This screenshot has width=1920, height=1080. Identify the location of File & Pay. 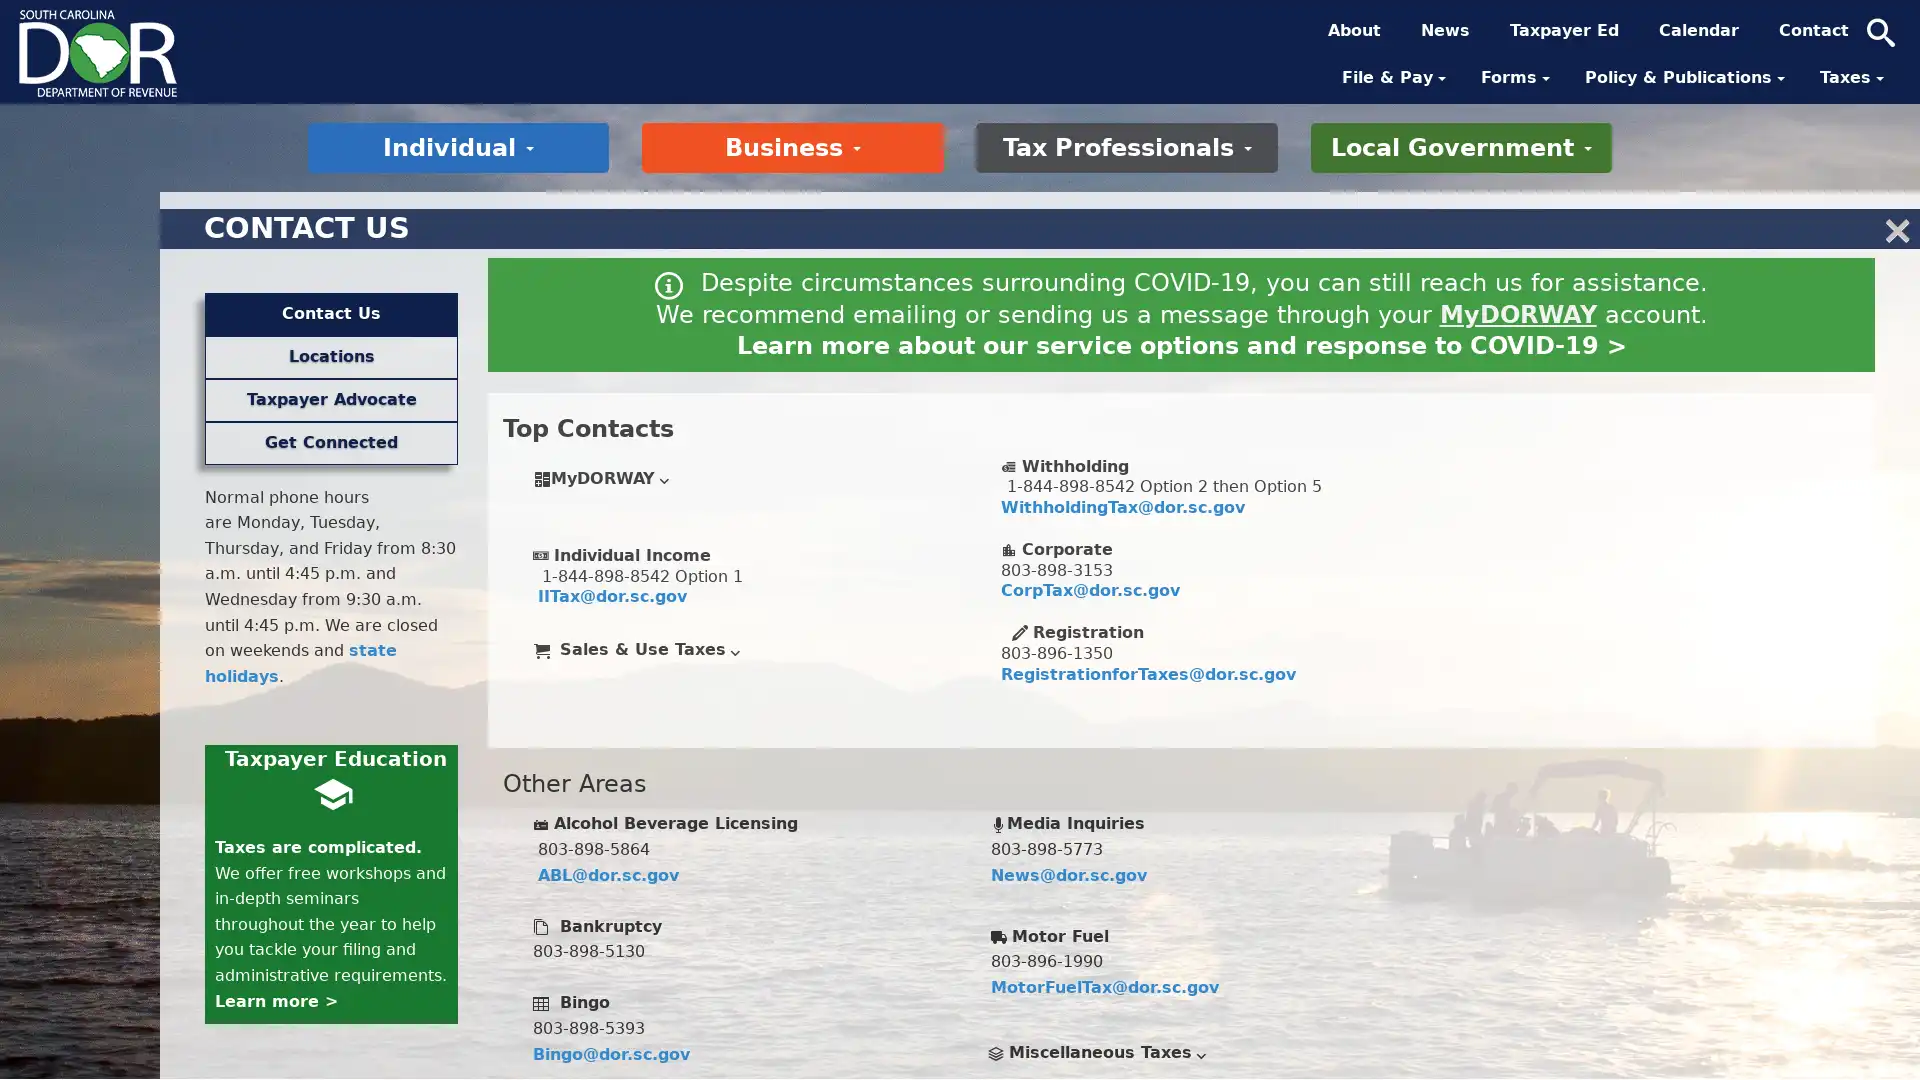
(1395, 76).